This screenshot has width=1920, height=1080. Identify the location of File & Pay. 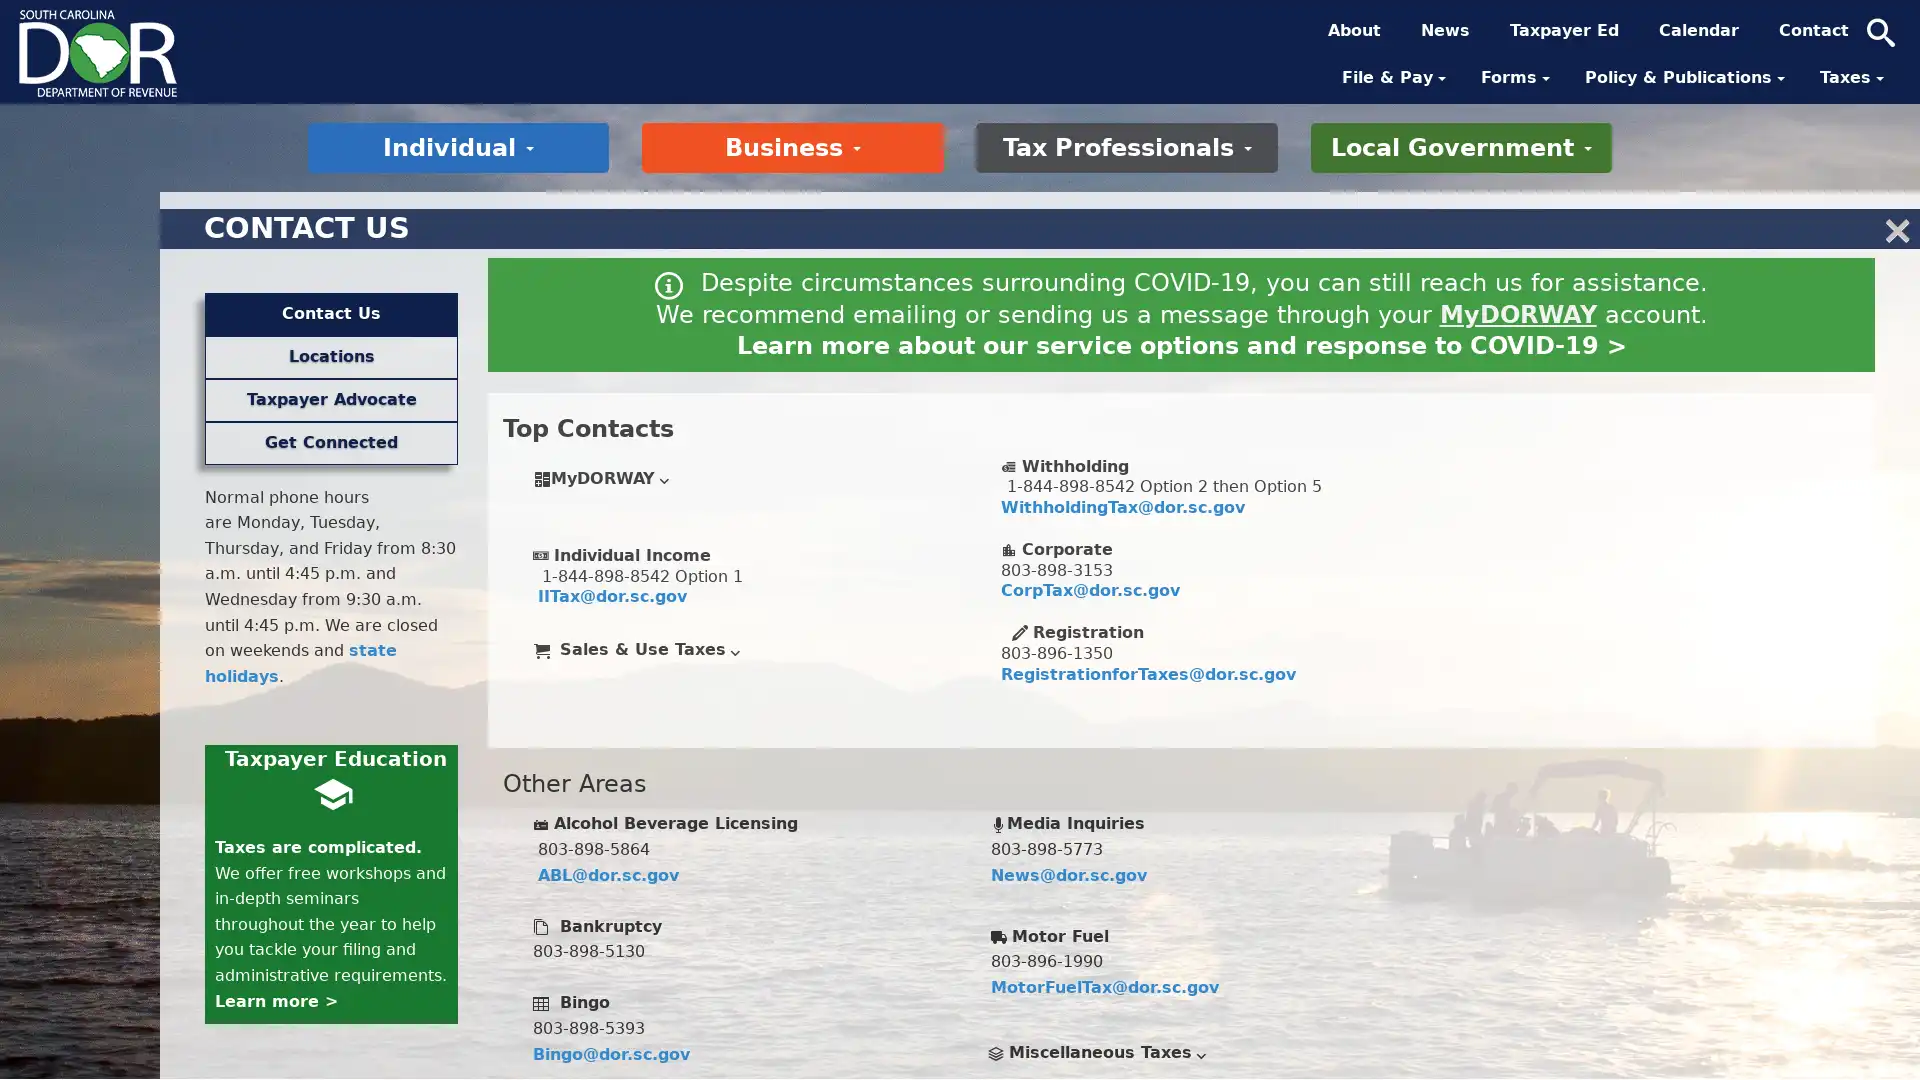
(1395, 76).